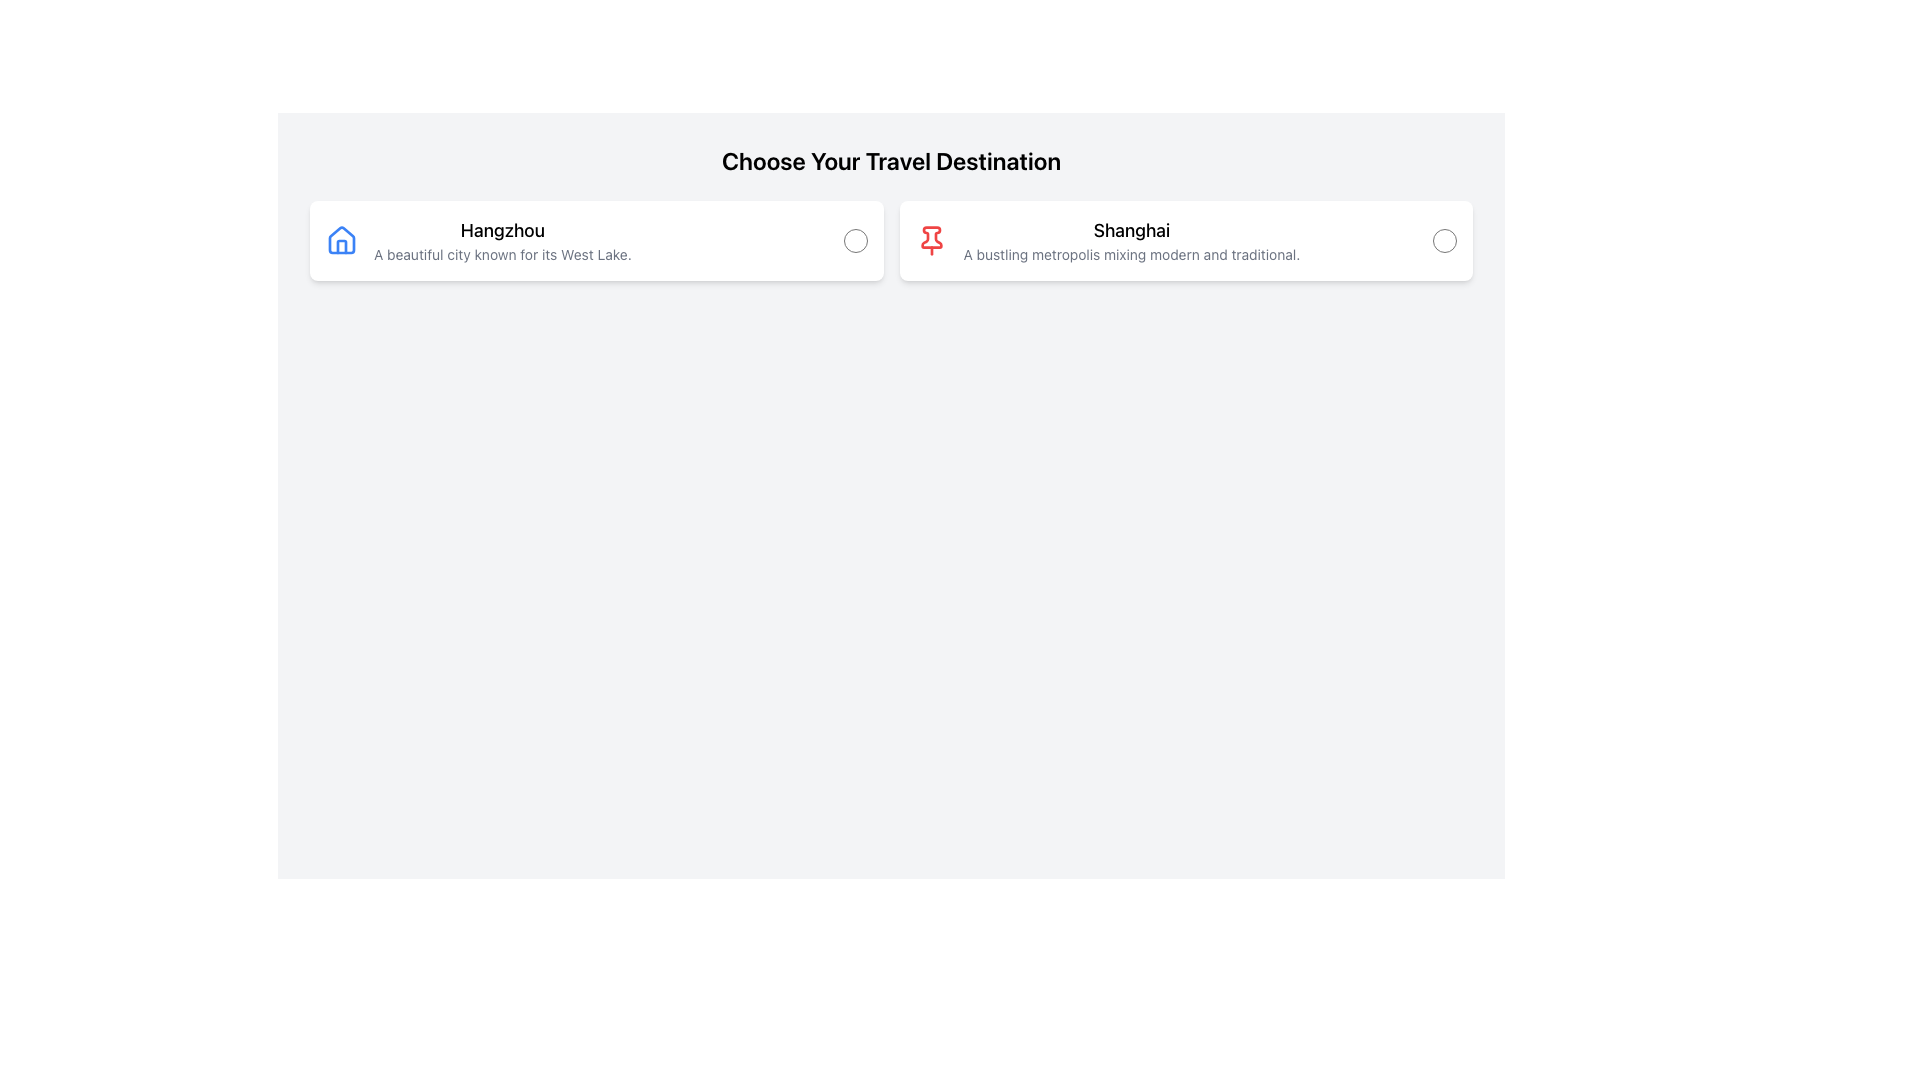 The image size is (1920, 1080). I want to click on the radio button for selecting 'Shanghai' as the travel destination, so click(1444, 239).